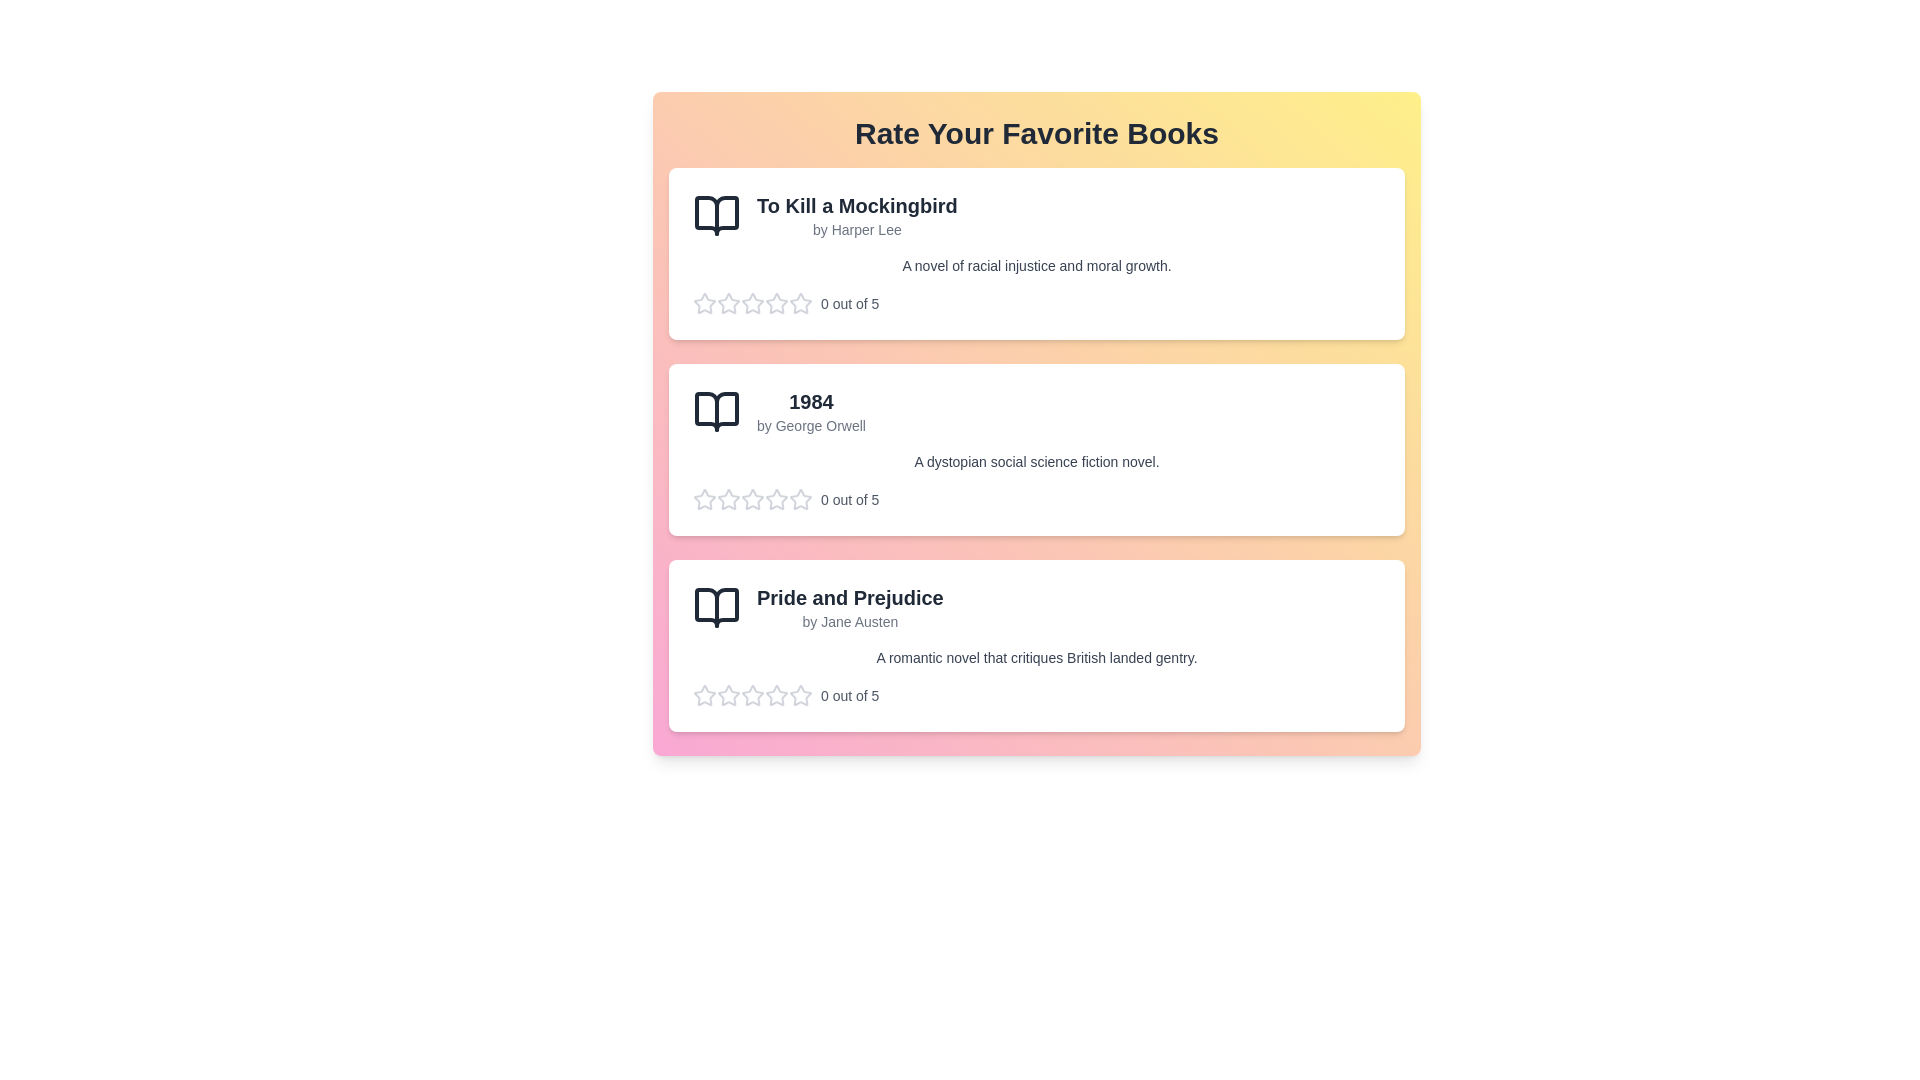 This screenshot has height=1080, width=1920. What do you see at coordinates (705, 499) in the screenshot?
I see `the first star button in the rating system for the book '1984' by George Orwell to visually enlarge it` at bounding box center [705, 499].